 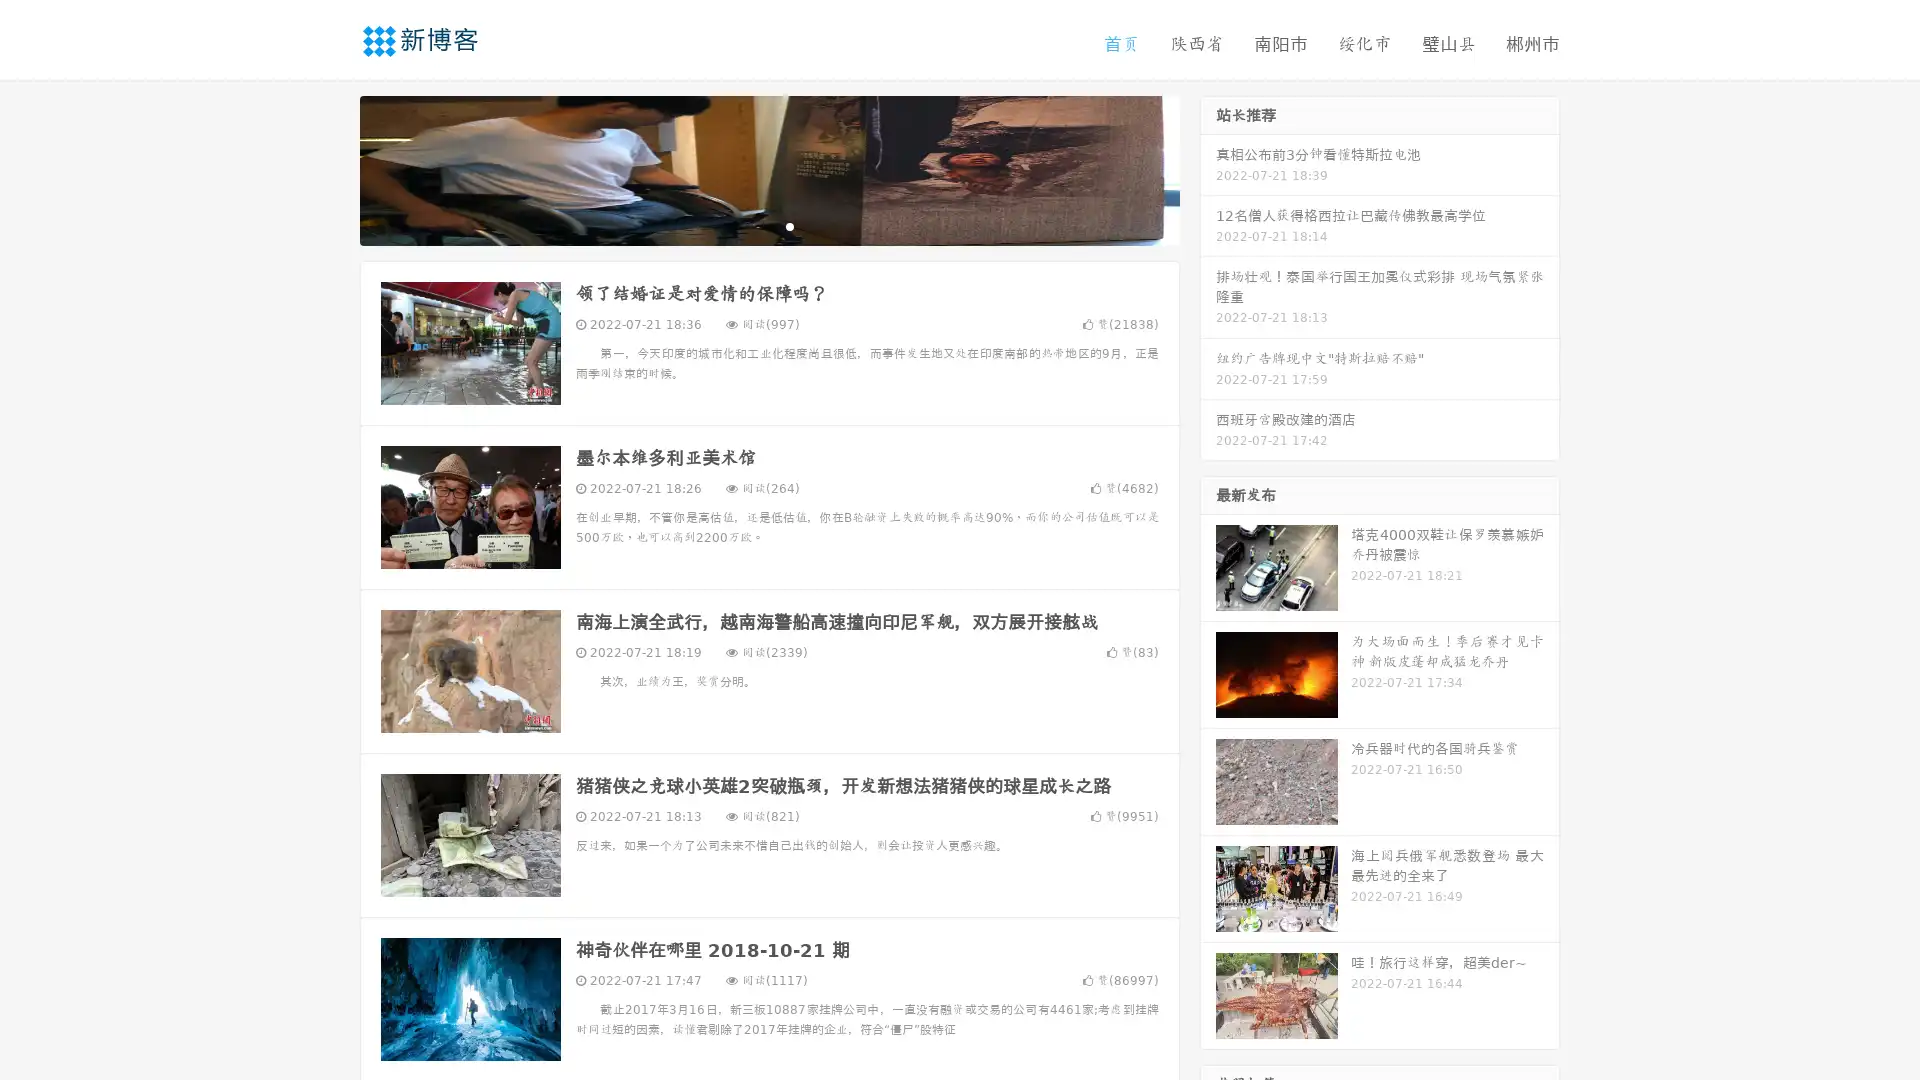 What do you see at coordinates (748, 225) in the screenshot?
I see `Go to slide 1` at bounding box center [748, 225].